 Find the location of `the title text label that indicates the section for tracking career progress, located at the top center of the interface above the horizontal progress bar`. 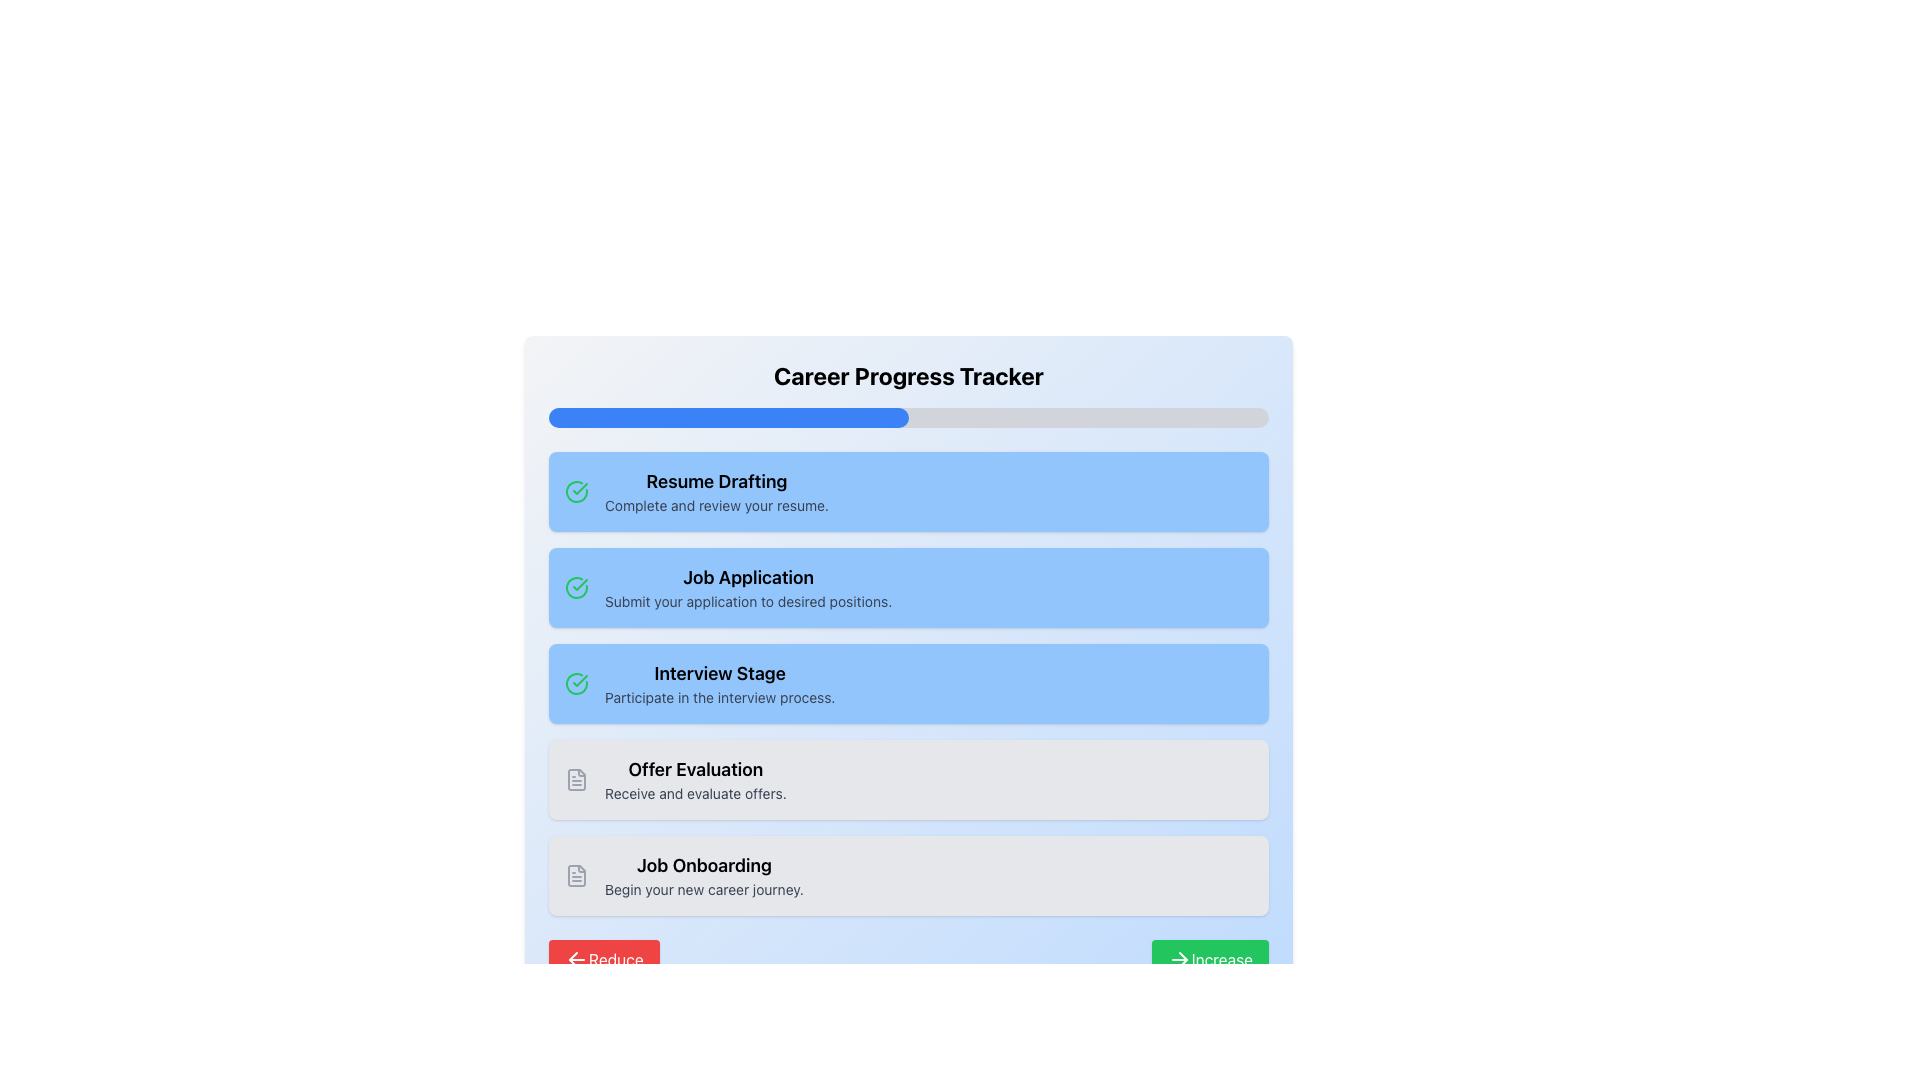

the title text label that indicates the section for tracking career progress, located at the top center of the interface above the horizontal progress bar is located at coordinates (907, 375).